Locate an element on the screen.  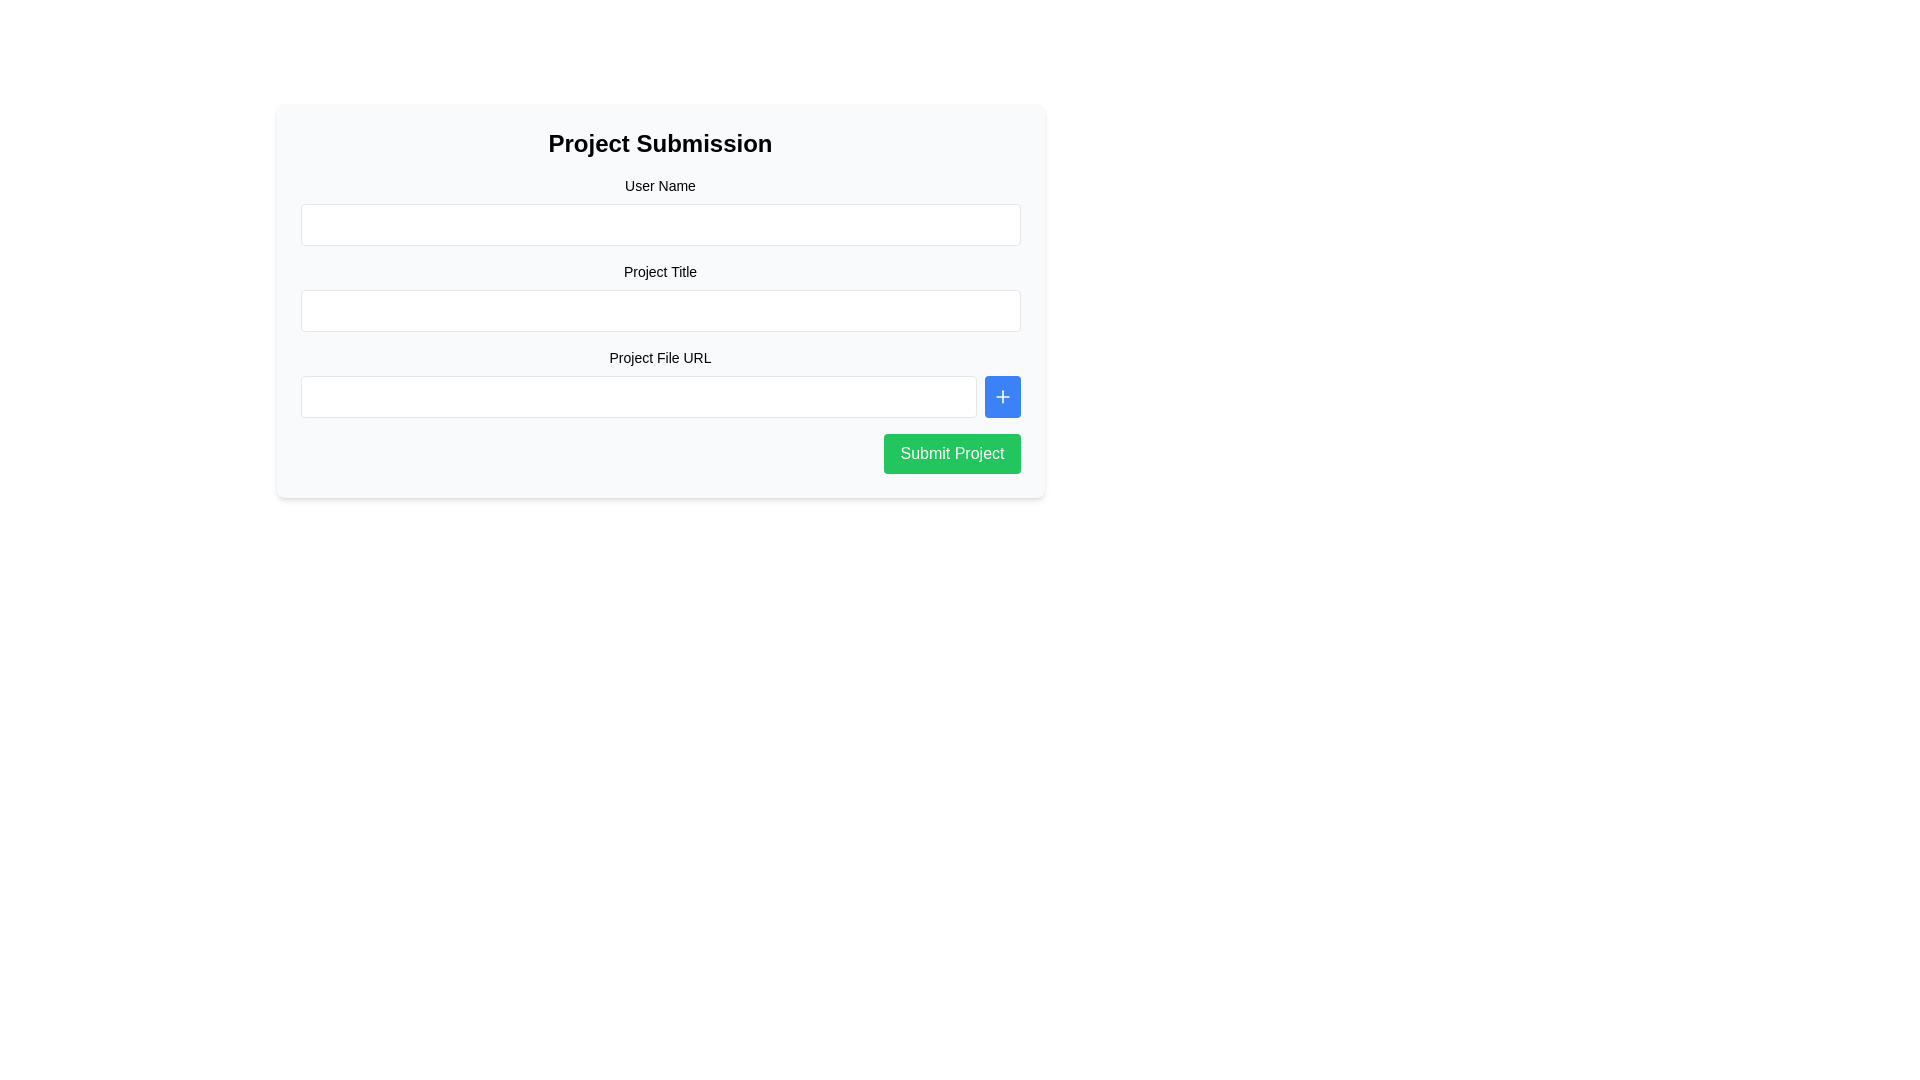
the 'Submit Project' button with a bold green background located at the bottom-right of the 'Project Submission' form to change its color is located at coordinates (951, 454).